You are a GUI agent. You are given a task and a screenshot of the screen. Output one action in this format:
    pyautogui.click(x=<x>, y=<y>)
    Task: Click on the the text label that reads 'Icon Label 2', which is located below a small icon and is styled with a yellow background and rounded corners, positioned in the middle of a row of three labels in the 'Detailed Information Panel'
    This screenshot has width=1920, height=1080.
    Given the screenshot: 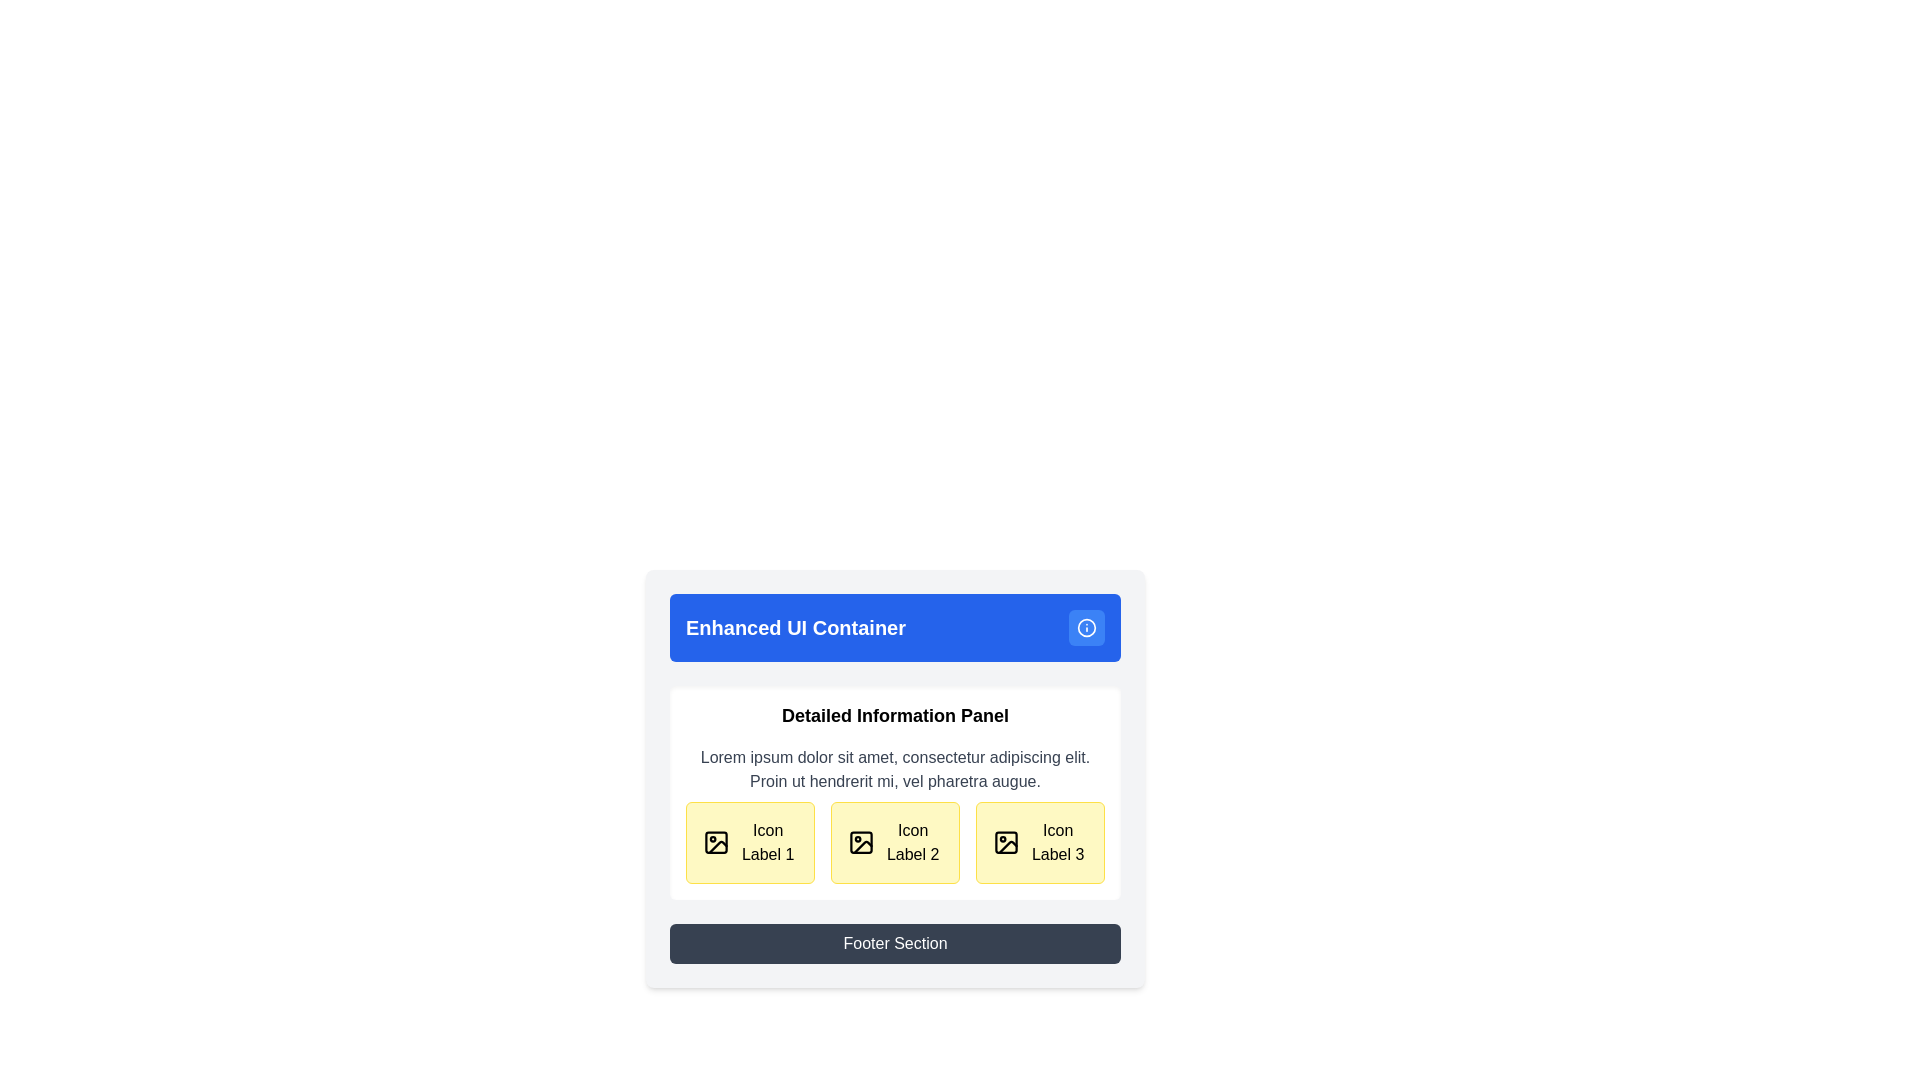 What is the action you would take?
    pyautogui.click(x=912, y=843)
    